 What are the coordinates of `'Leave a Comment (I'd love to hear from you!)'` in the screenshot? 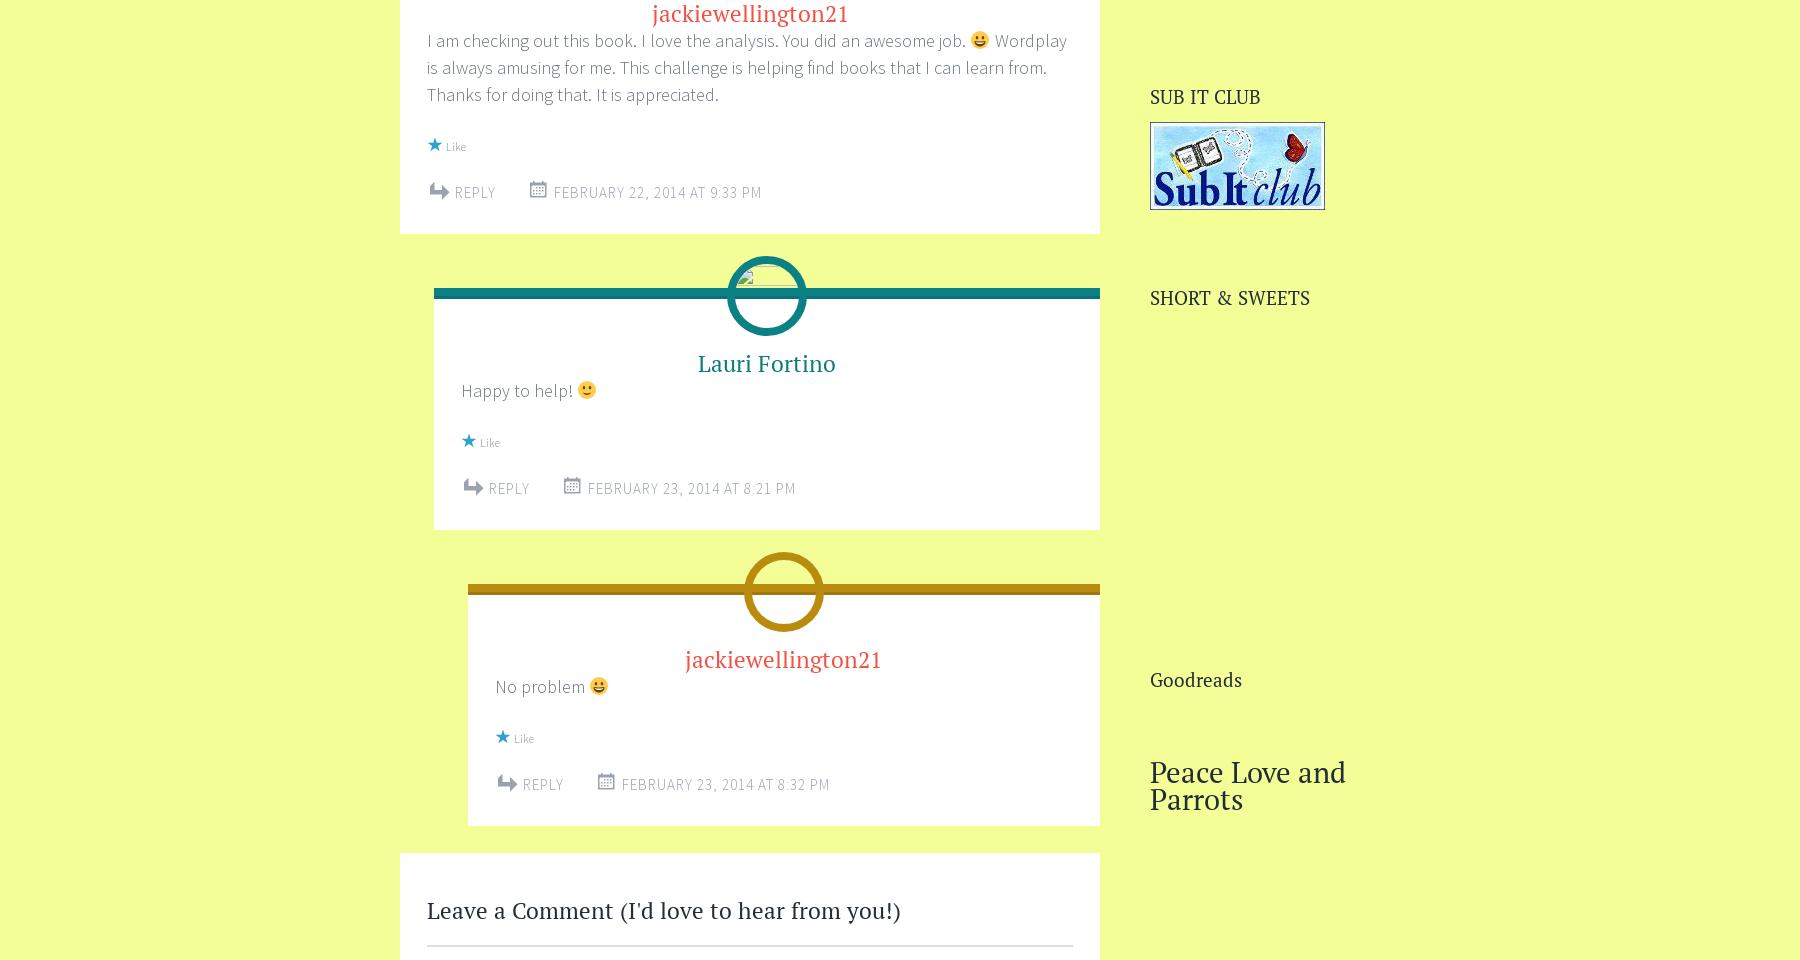 It's located at (664, 910).